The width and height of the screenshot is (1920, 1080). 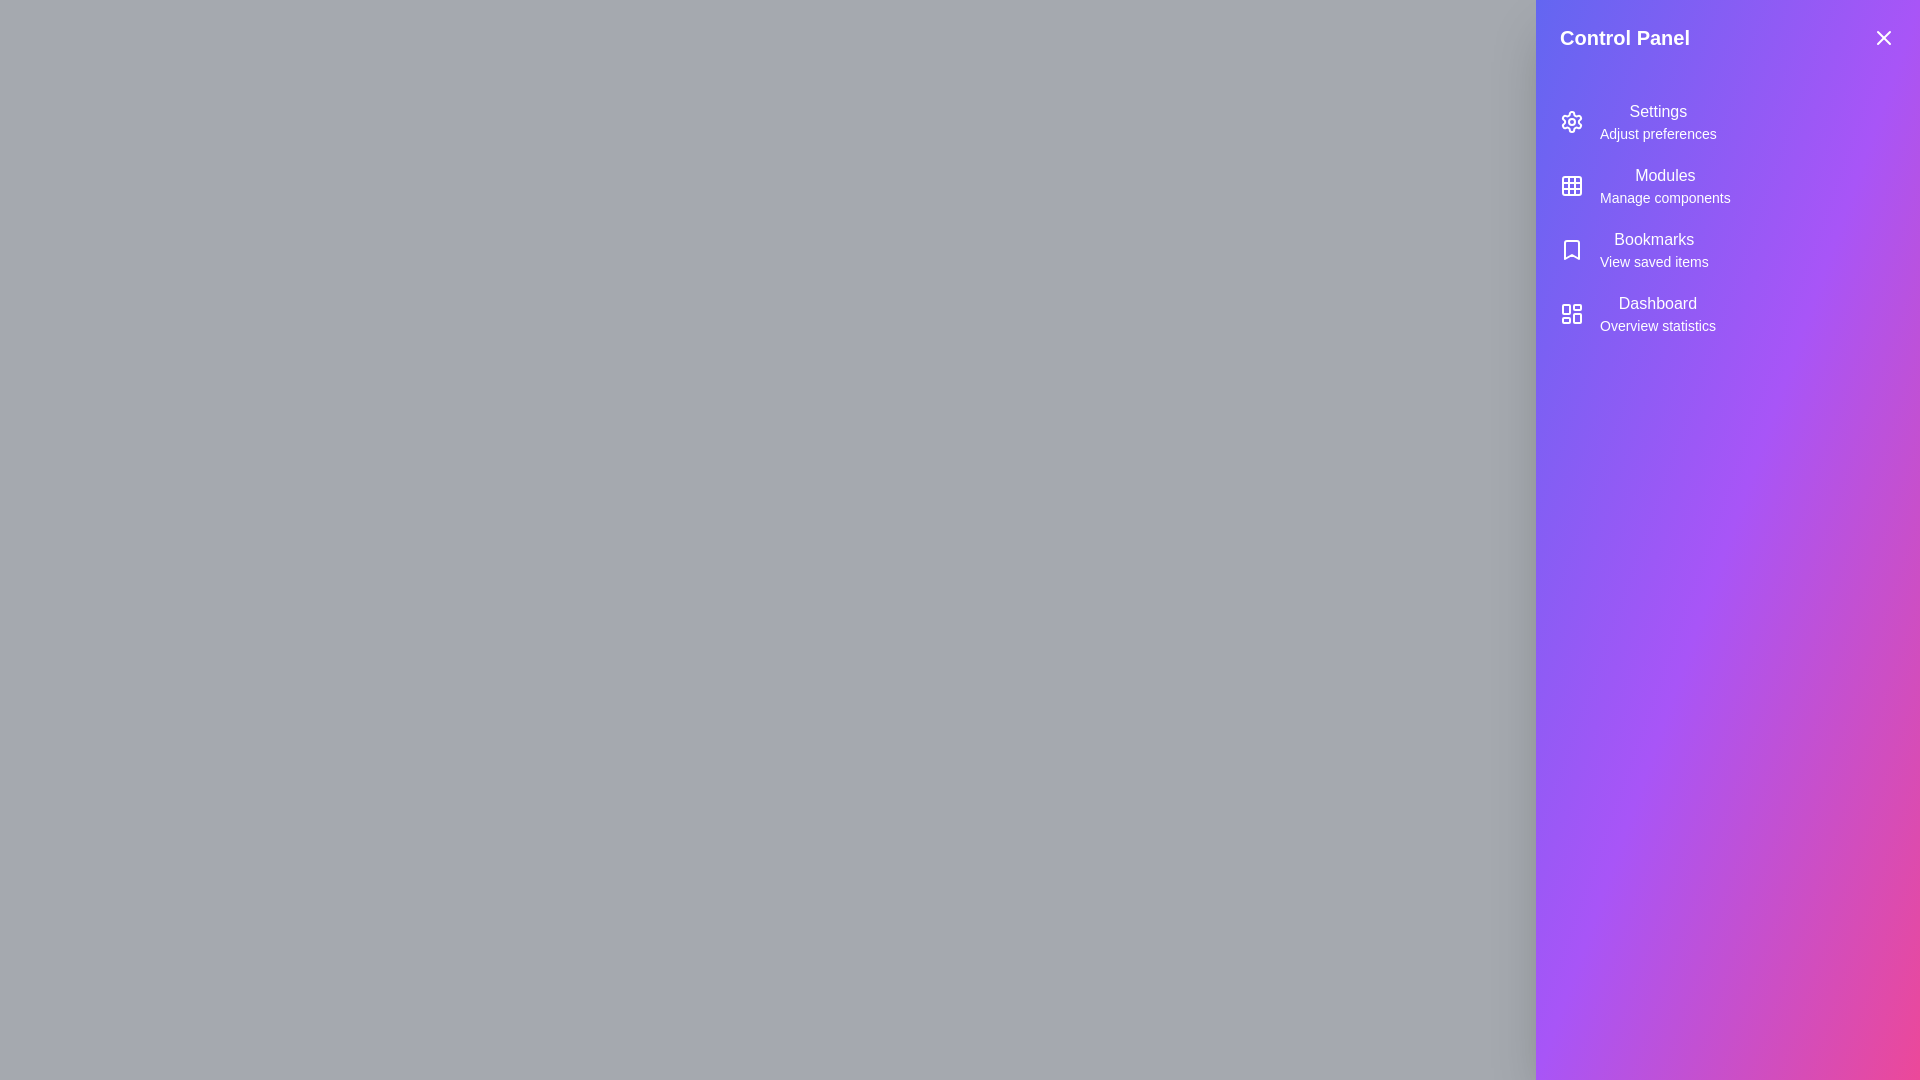 What do you see at coordinates (1727, 185) in the screenshot?
I see `the Menu Option located second from the top in the vertical menu list` at bounding box center [1727, 185].